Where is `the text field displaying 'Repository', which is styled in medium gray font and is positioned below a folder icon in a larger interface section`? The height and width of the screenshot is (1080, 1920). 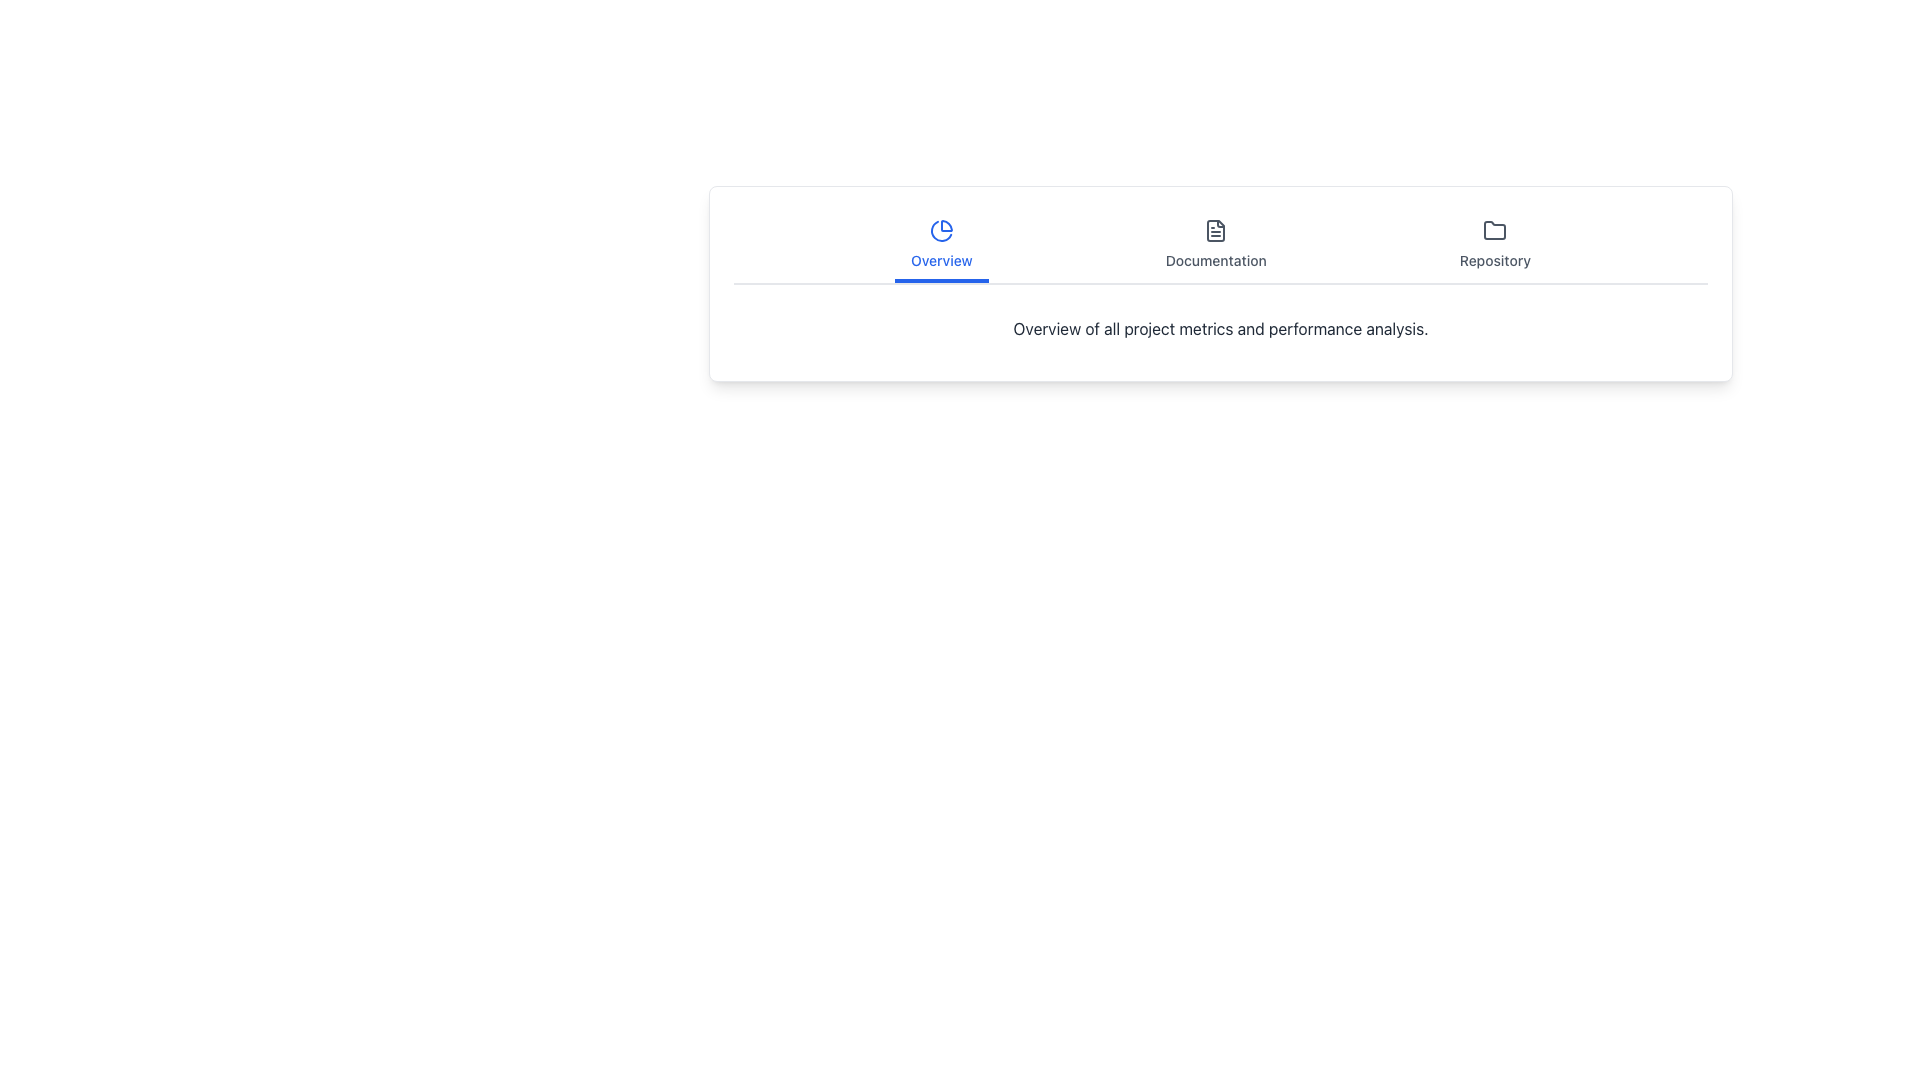 the text field displaying 'Repository', which is styled in medium gray font and is positioned below a folder icon in a larger interface section is located at coordinates (1495, 260).